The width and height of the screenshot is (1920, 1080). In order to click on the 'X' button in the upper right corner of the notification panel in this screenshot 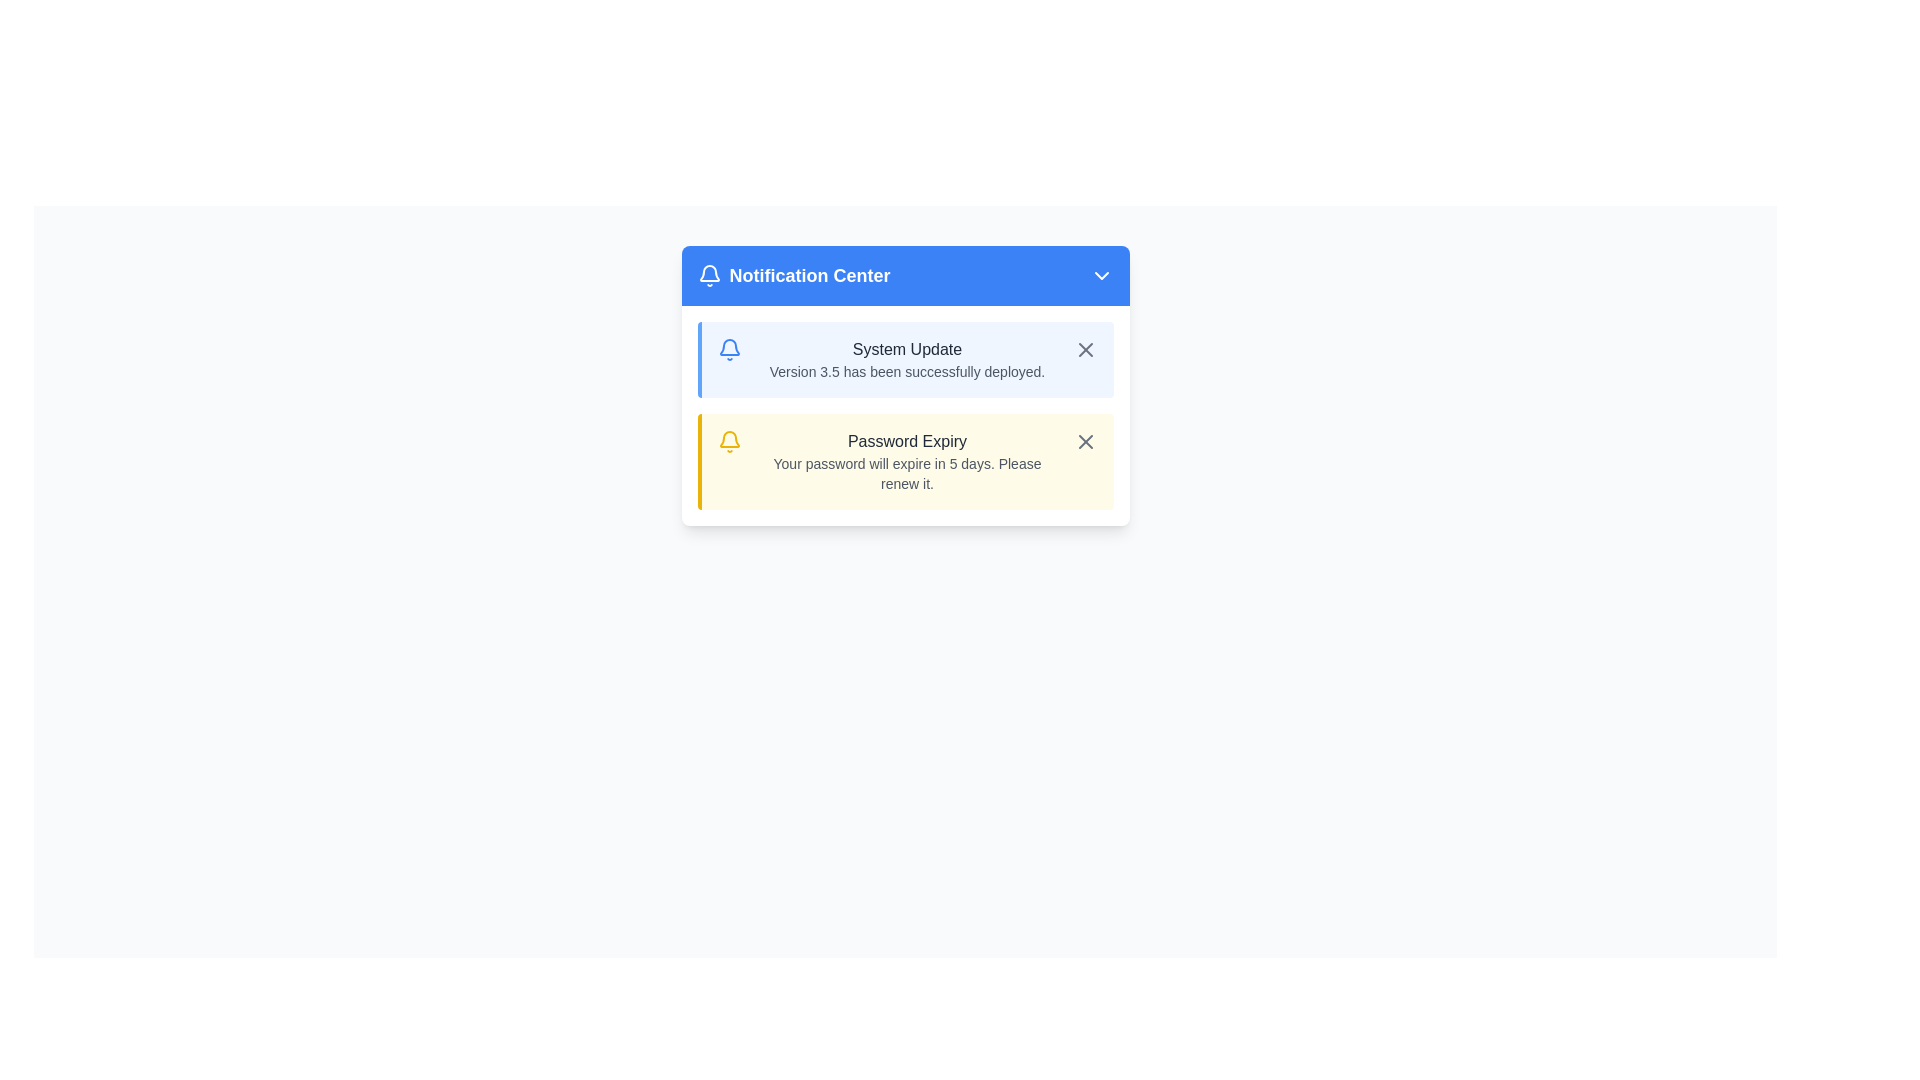, I will do `click(1084, 349)`.